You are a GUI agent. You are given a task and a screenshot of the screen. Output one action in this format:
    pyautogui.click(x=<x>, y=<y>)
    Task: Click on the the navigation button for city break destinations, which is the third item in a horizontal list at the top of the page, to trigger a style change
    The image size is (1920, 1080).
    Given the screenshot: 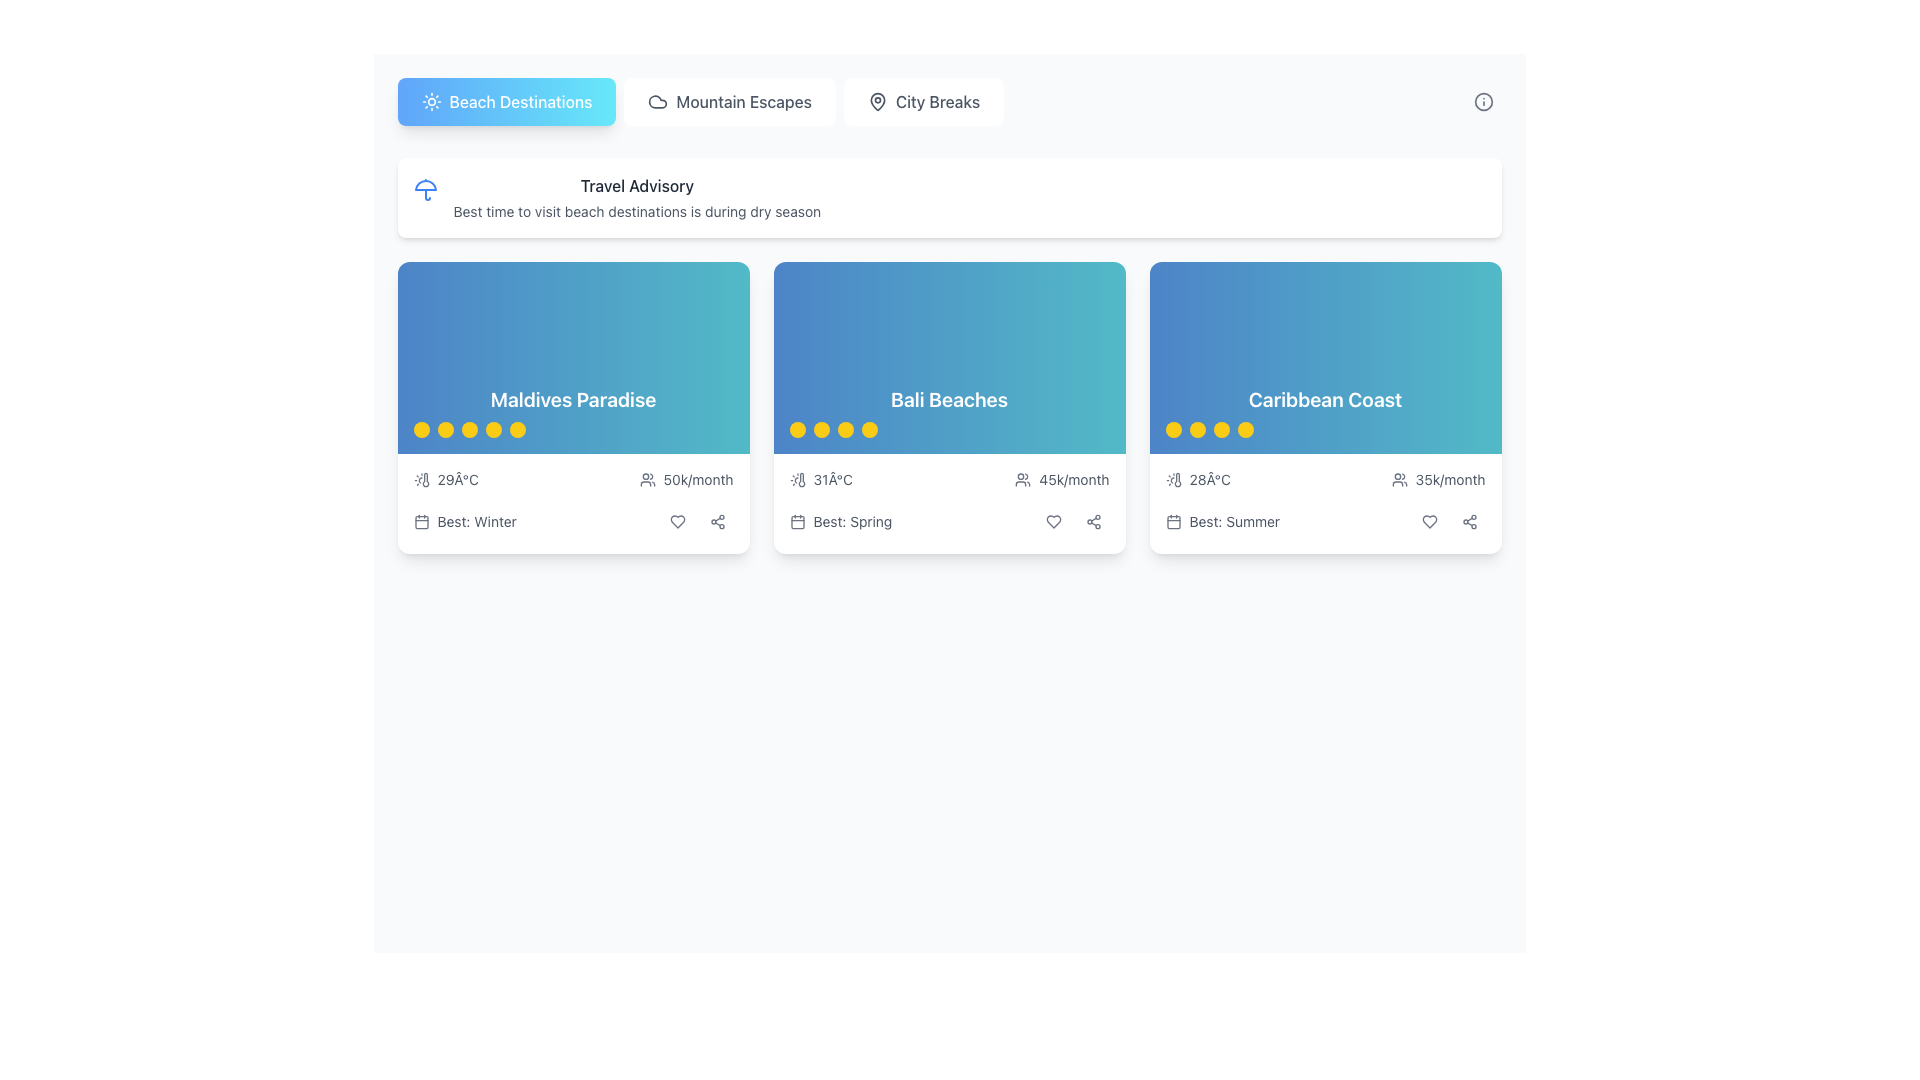 What is the action you would take?
    pyautogui.click(x=922, y=101)
    